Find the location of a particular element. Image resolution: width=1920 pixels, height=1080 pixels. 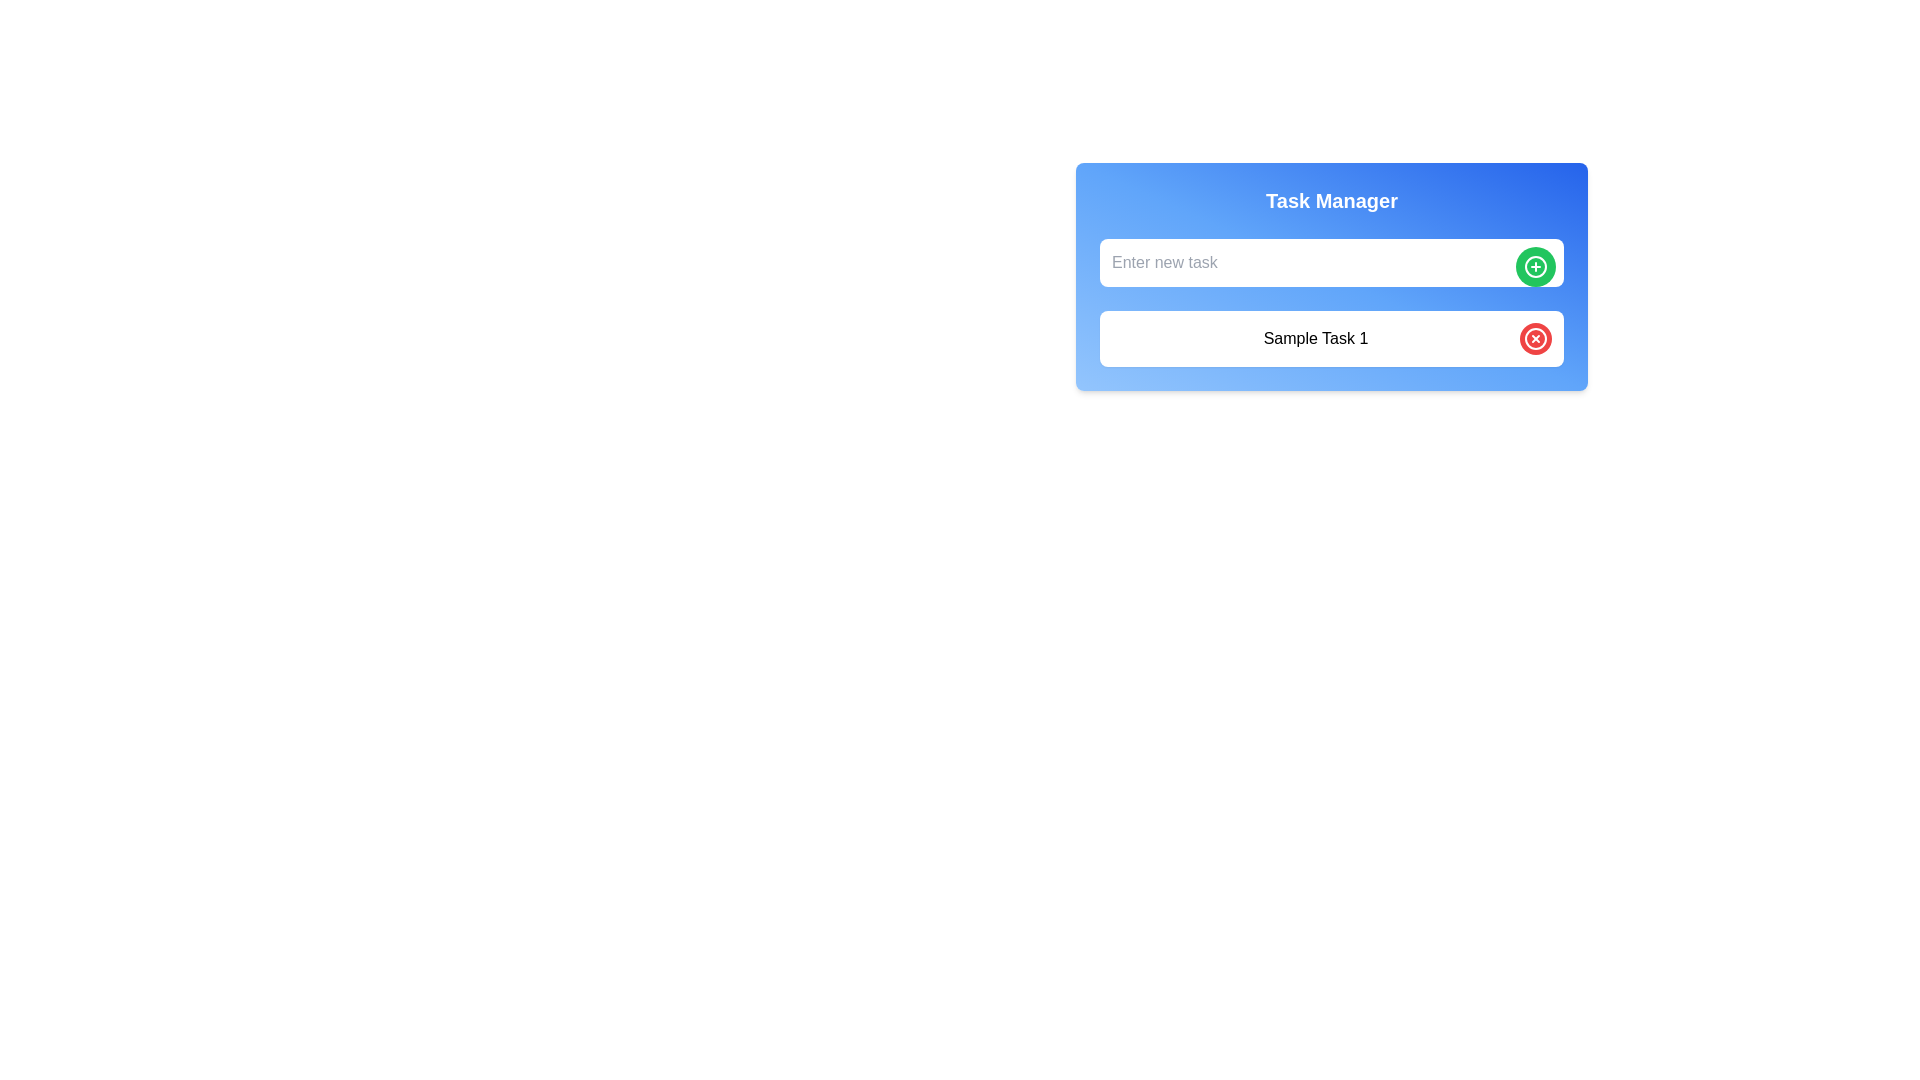

the circular SVG graphic used as a delete icon located to the right of the task text 'Sample Task 1' in the second list item is located at coordinates (1535, 338).